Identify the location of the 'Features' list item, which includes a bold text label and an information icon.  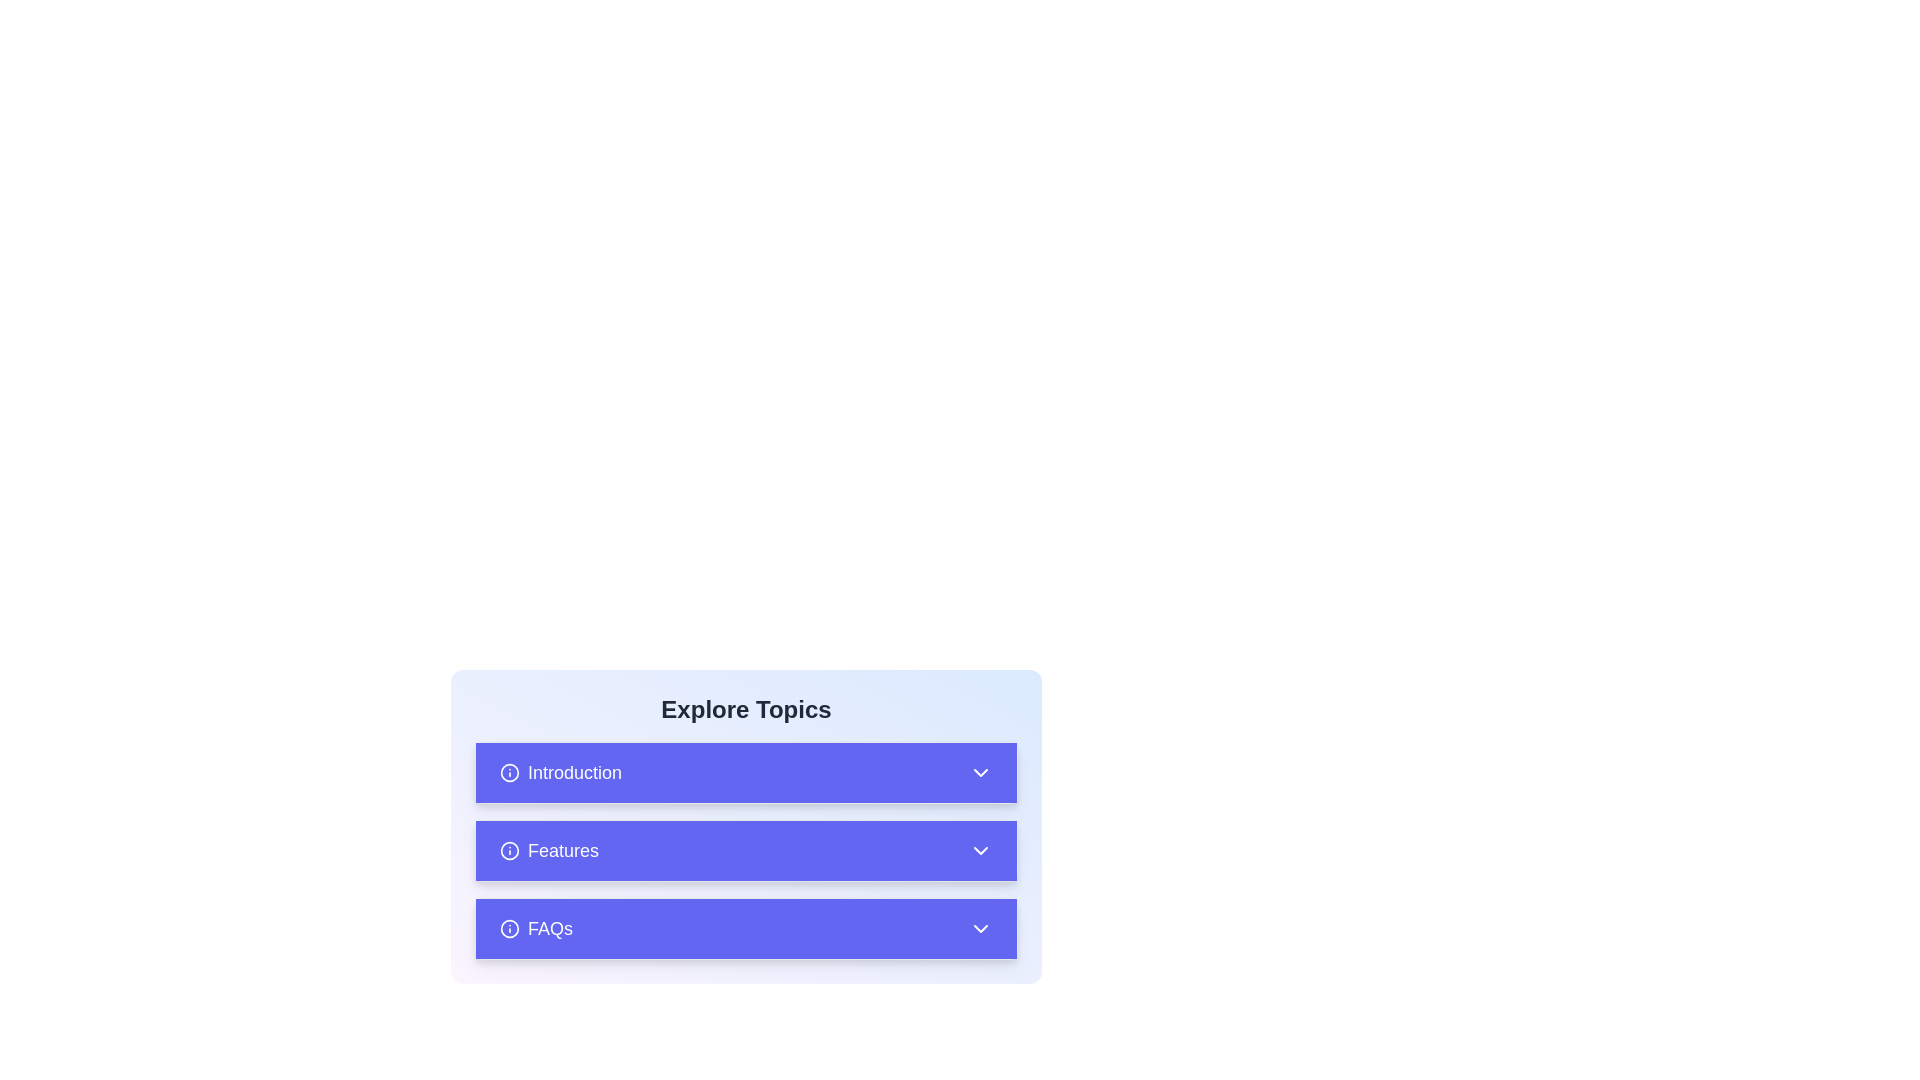
(549, 851).